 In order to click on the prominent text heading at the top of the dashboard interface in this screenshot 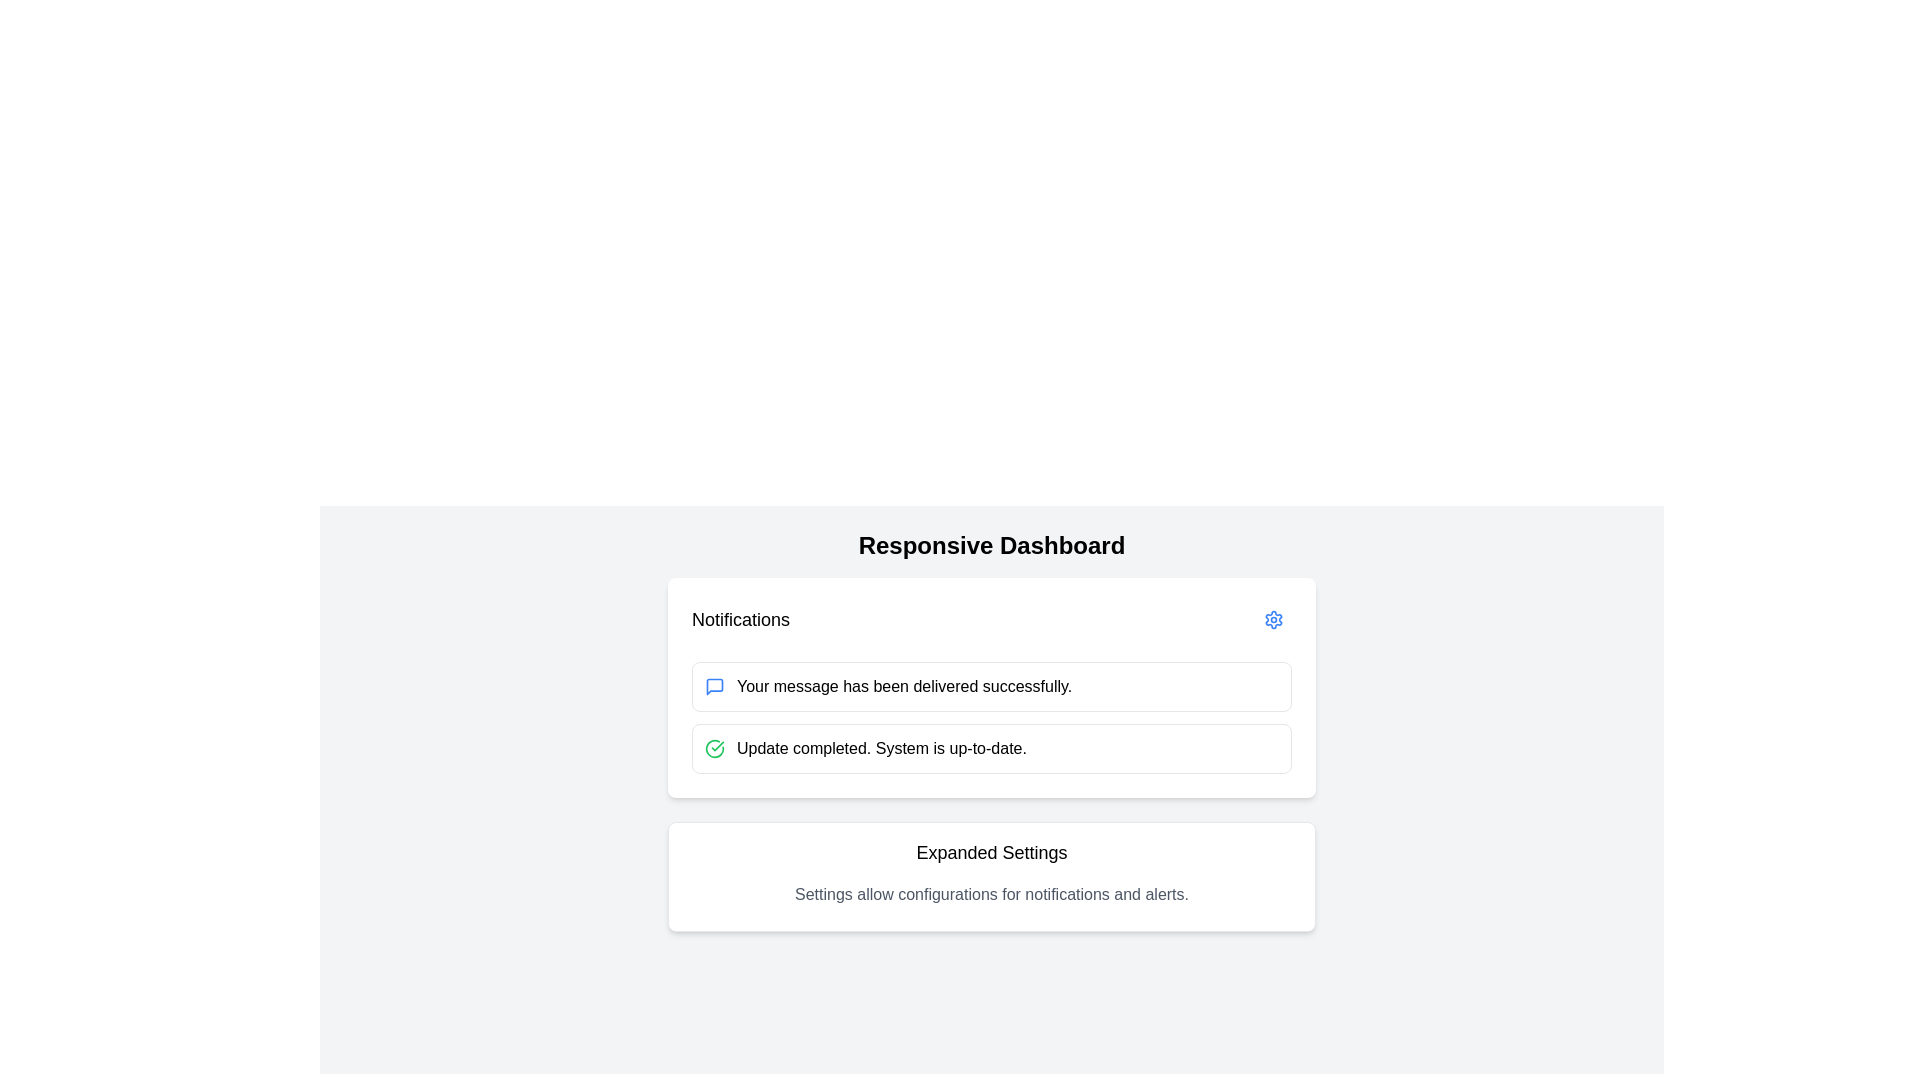, I will do `click(992, 546)`.